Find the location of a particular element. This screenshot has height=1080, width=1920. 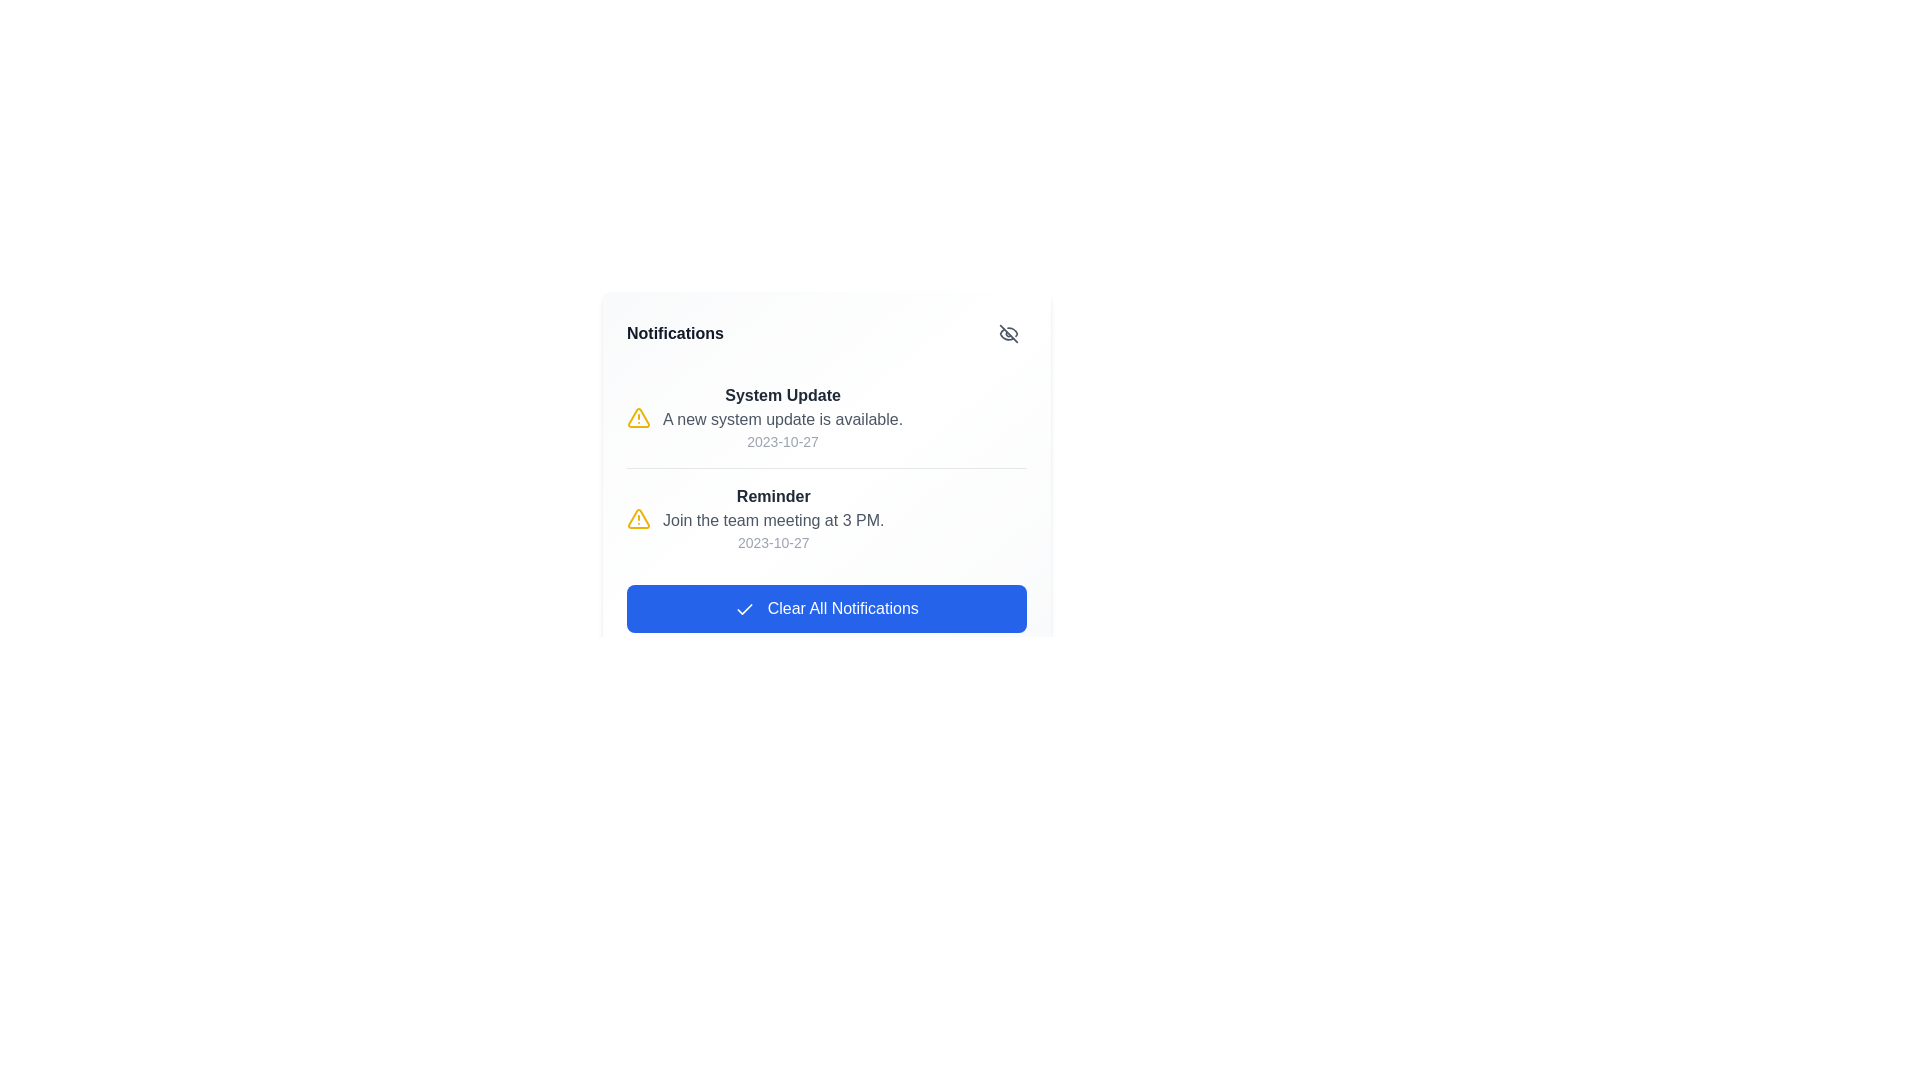

the notification message about the new system update, which is the first item in the notifications section, positioned below the 'Notifications' heading and above the 'Reminder' notification is located at coordinates (781, 416).